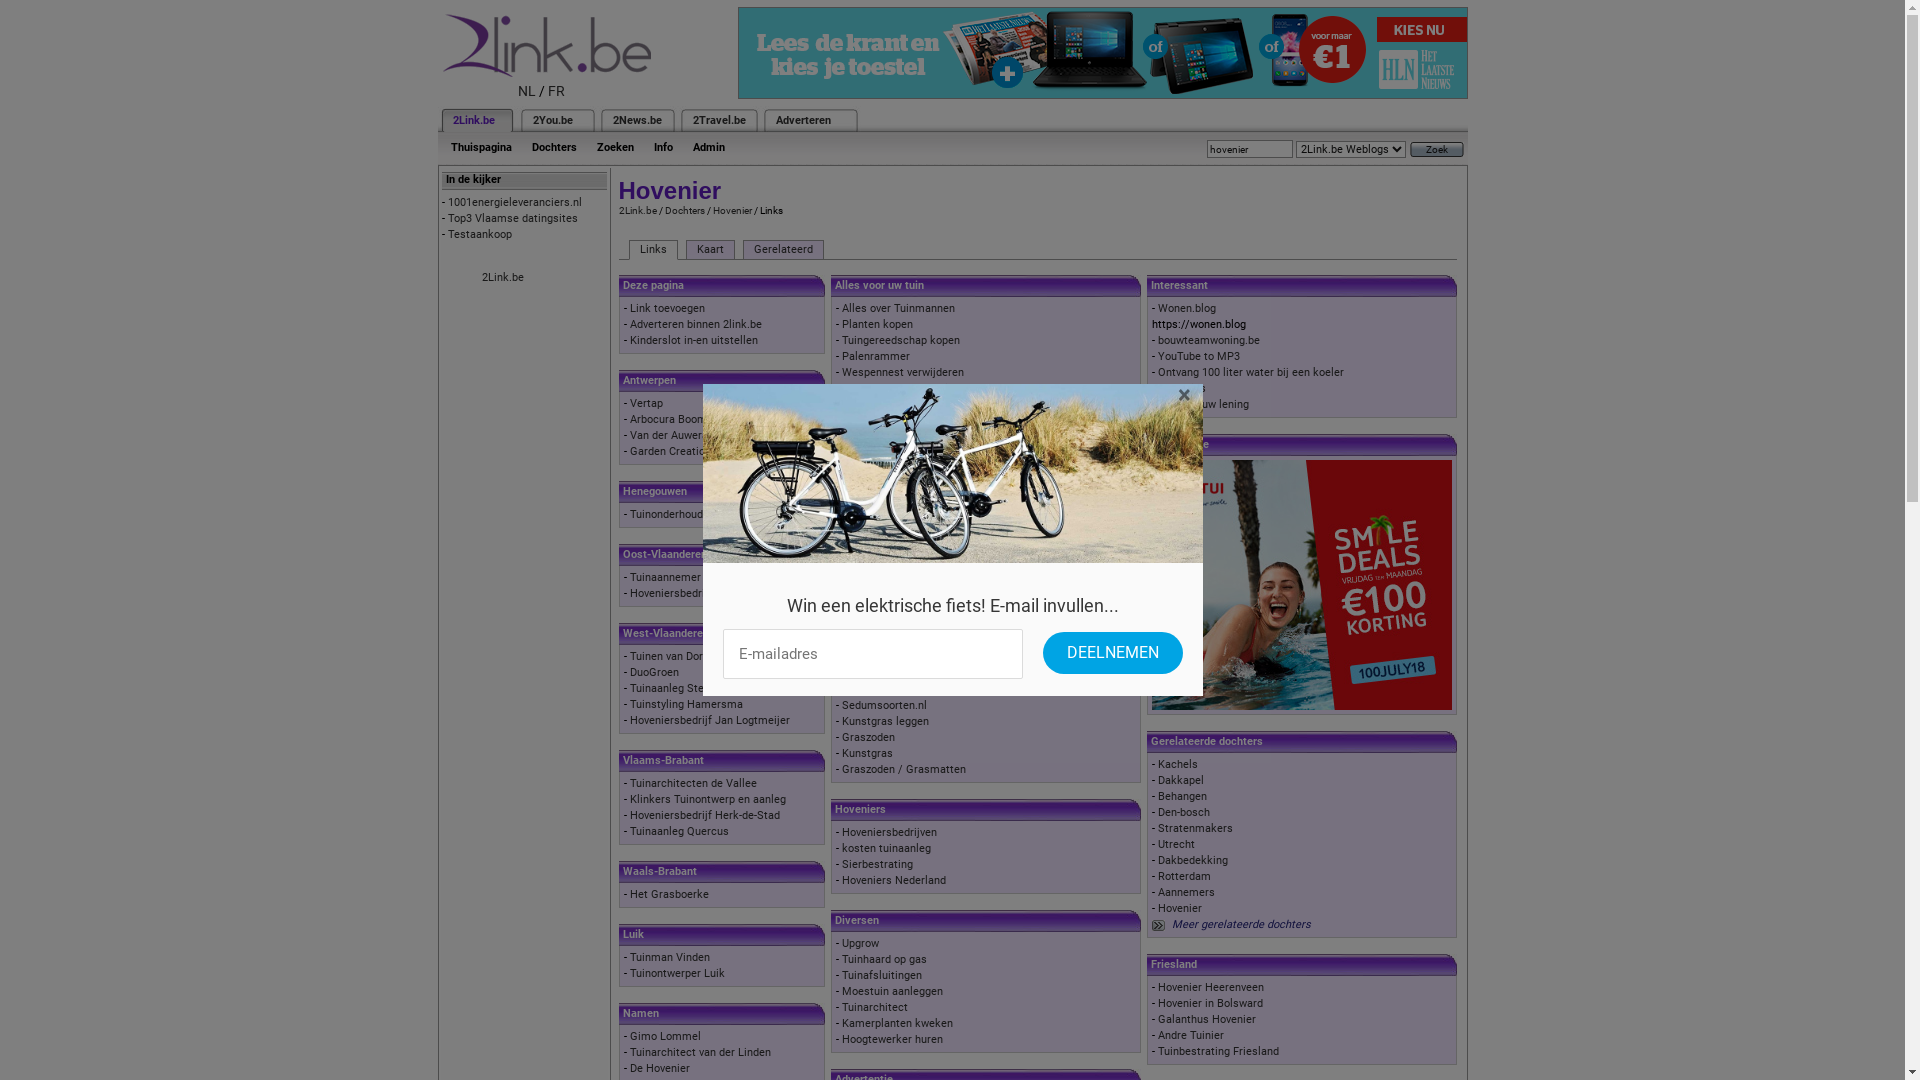 The width and height of the screenshot is (1920, 1080). Describe the element at coordinates (710, 720) in the screenshot. I see `'Hoveniersbedrijf Jan Logtmeijer'` at that location.